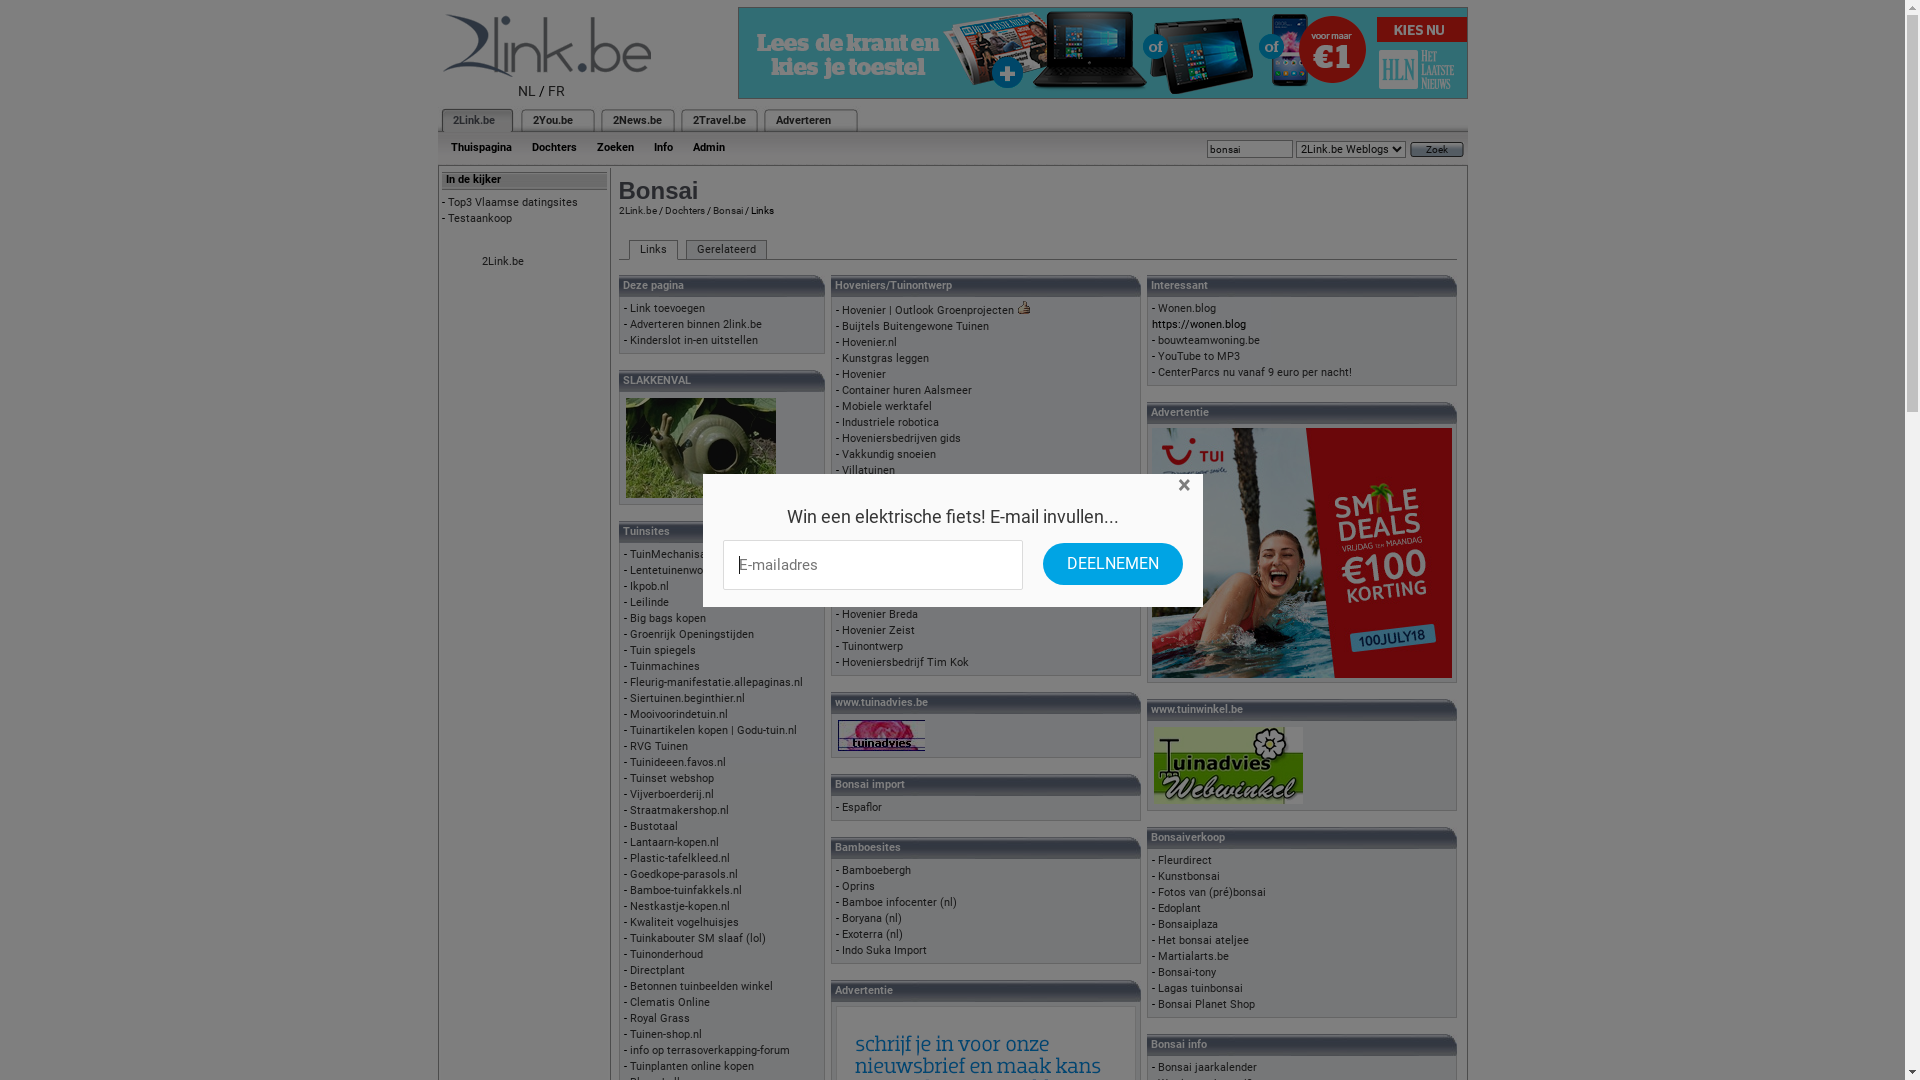  Describe the element at coordinates (1202, 940) in the screenshot. I see `'Het bonsai ateljee'` at that location.